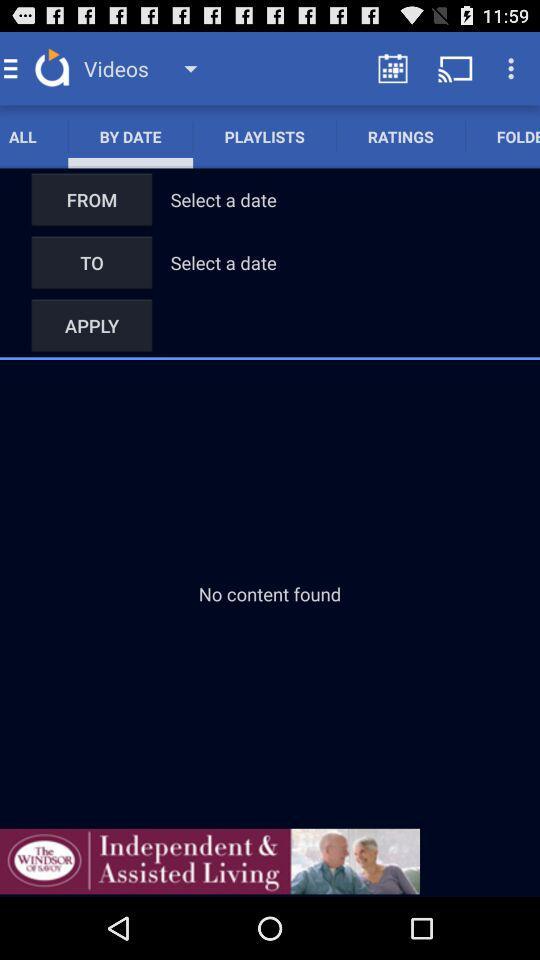  What do you see at coordinates (209, 860) in the screenshot?
I see `advertisement link` at bounding box center [209, 860].